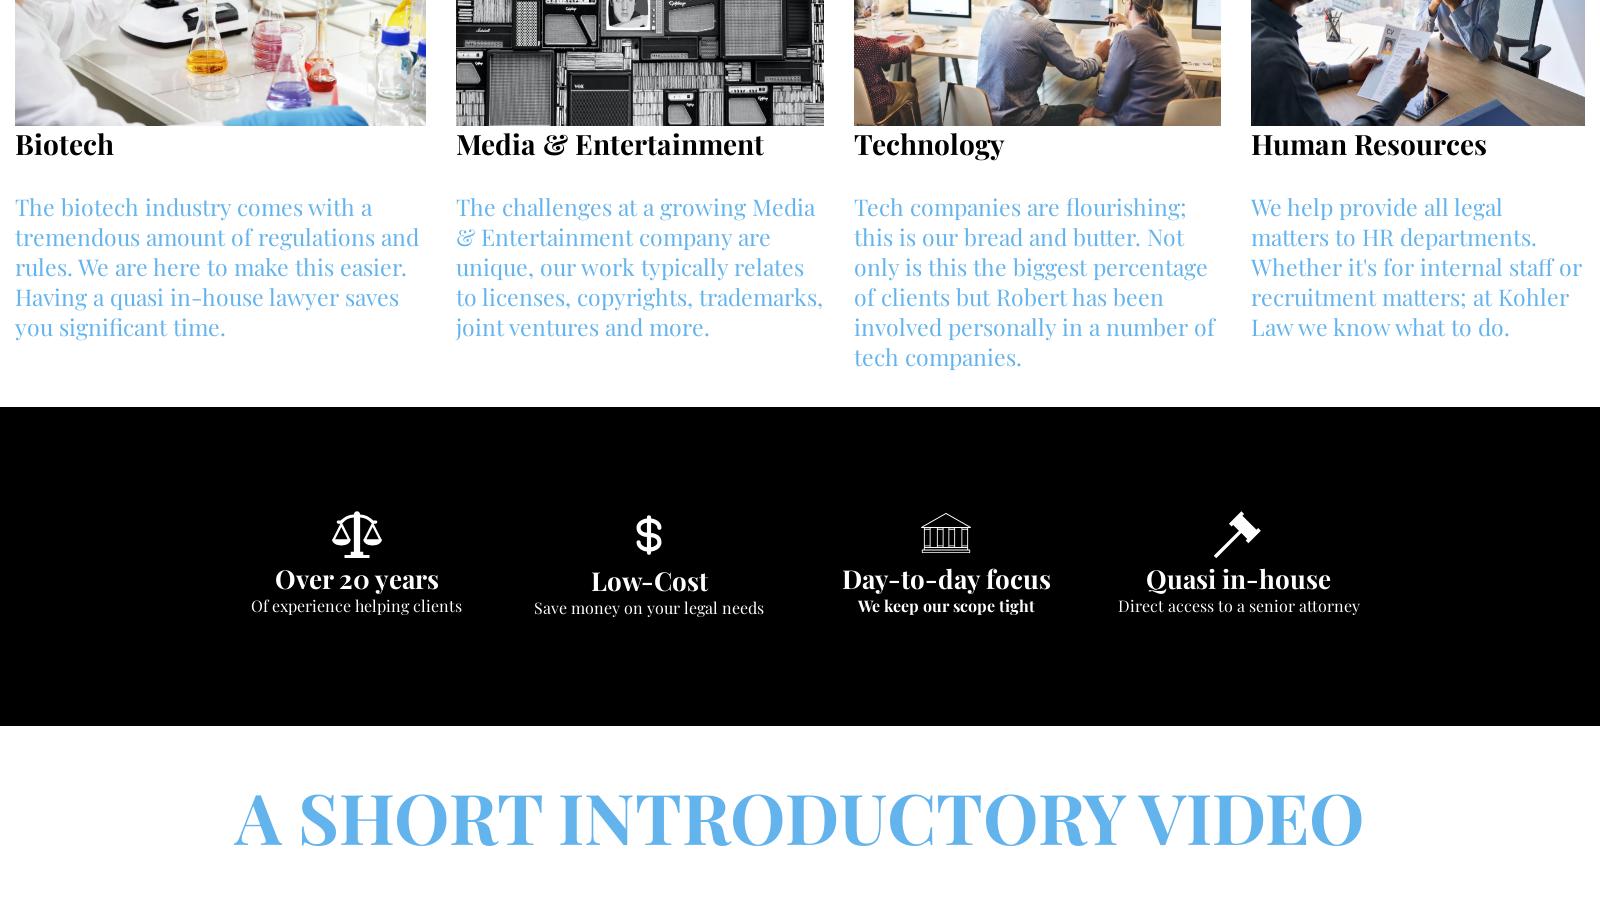  Describe the element at coordinates (1237, 578) in the screenshot. I see `'Quasi in-house'` at that location.